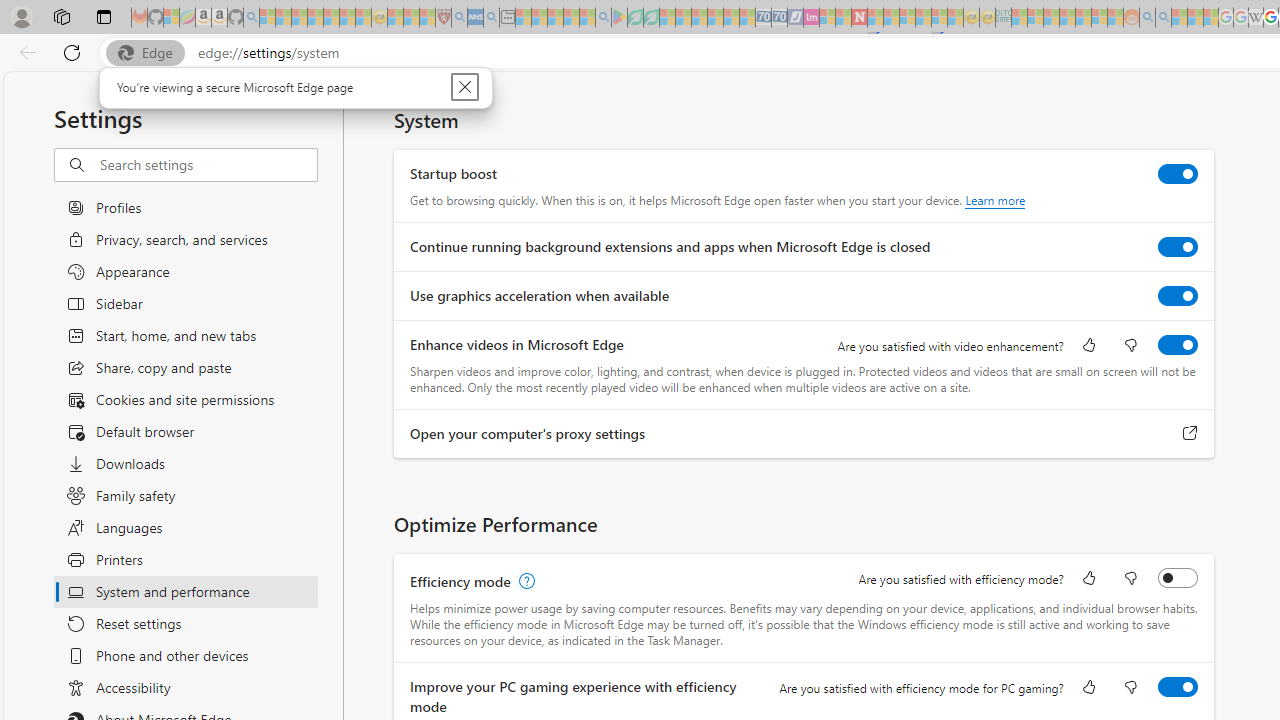  Describe the element at coordinates (602, 17) in the screenshot. I see `'google - Search - Sleeping'` at that location.